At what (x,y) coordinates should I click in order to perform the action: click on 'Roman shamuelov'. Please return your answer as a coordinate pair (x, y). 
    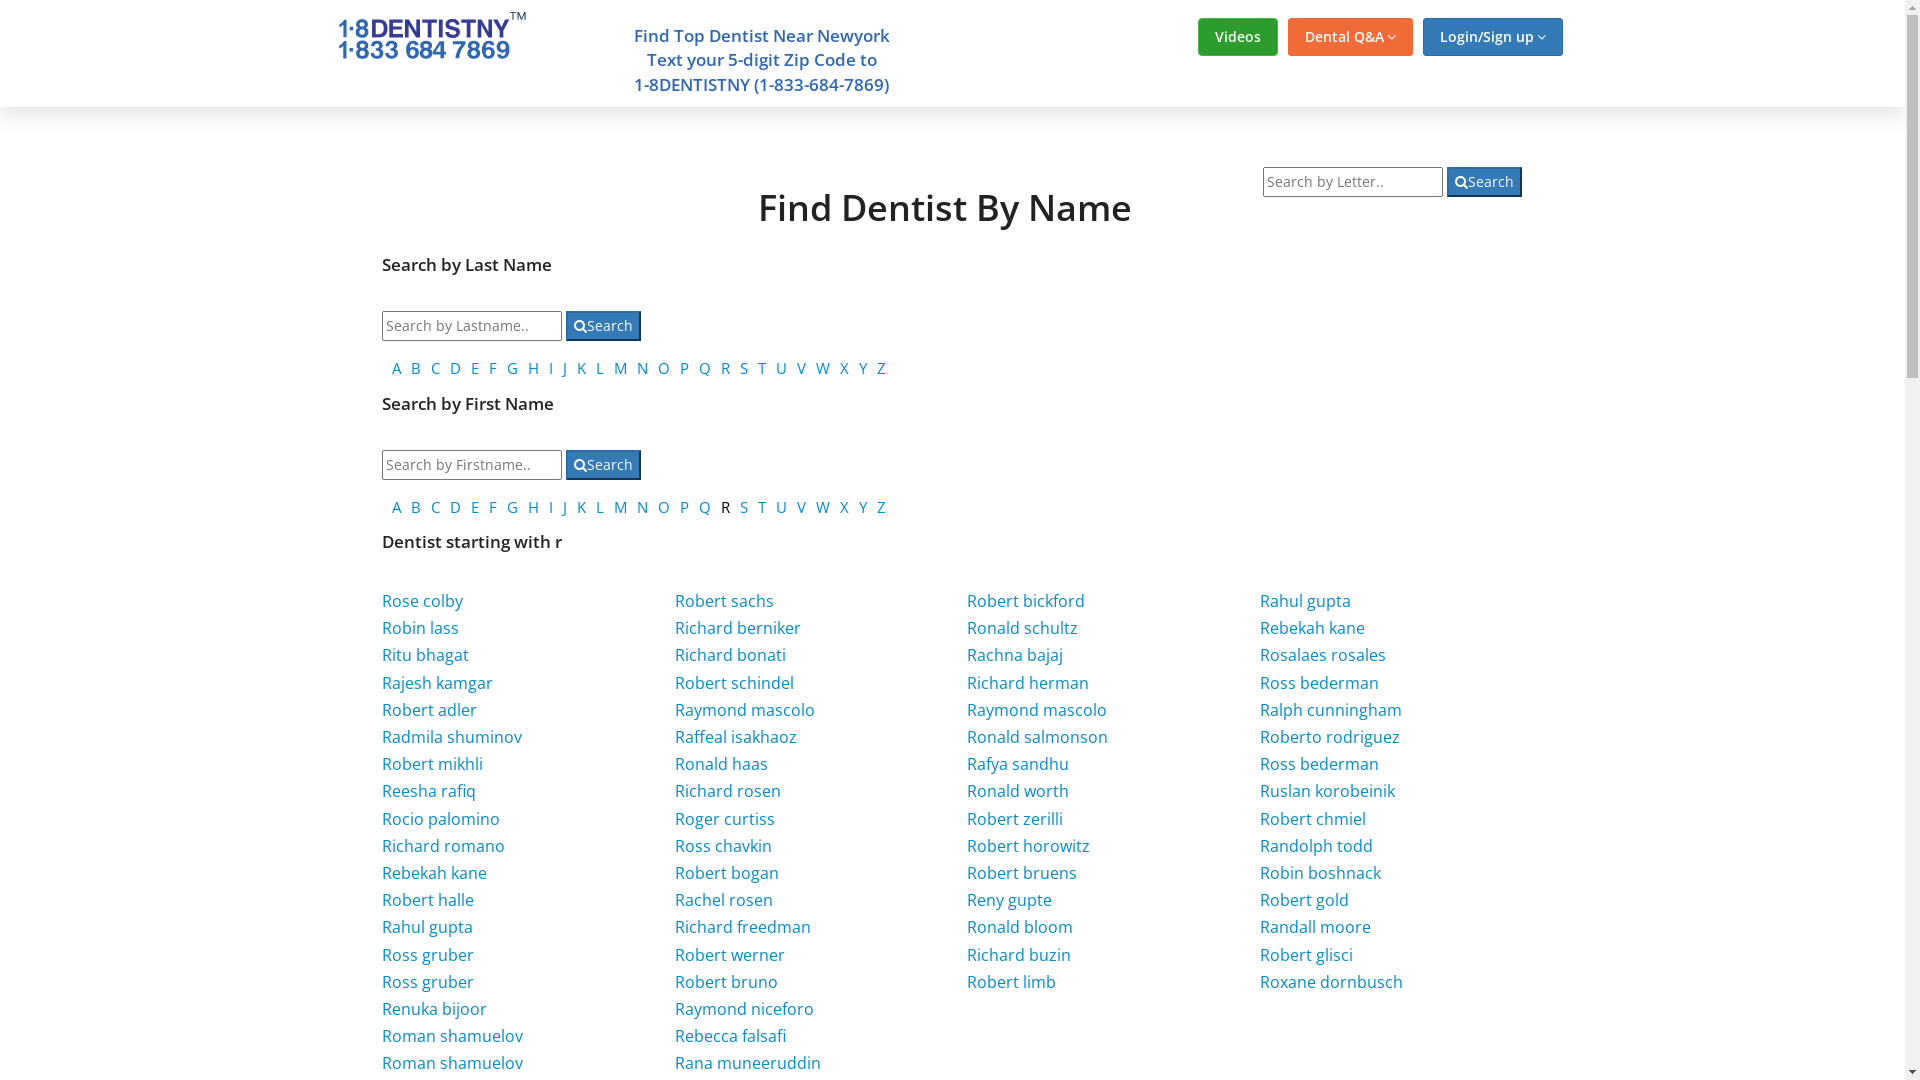
    Looking at the image, I should click on (382, 1062).